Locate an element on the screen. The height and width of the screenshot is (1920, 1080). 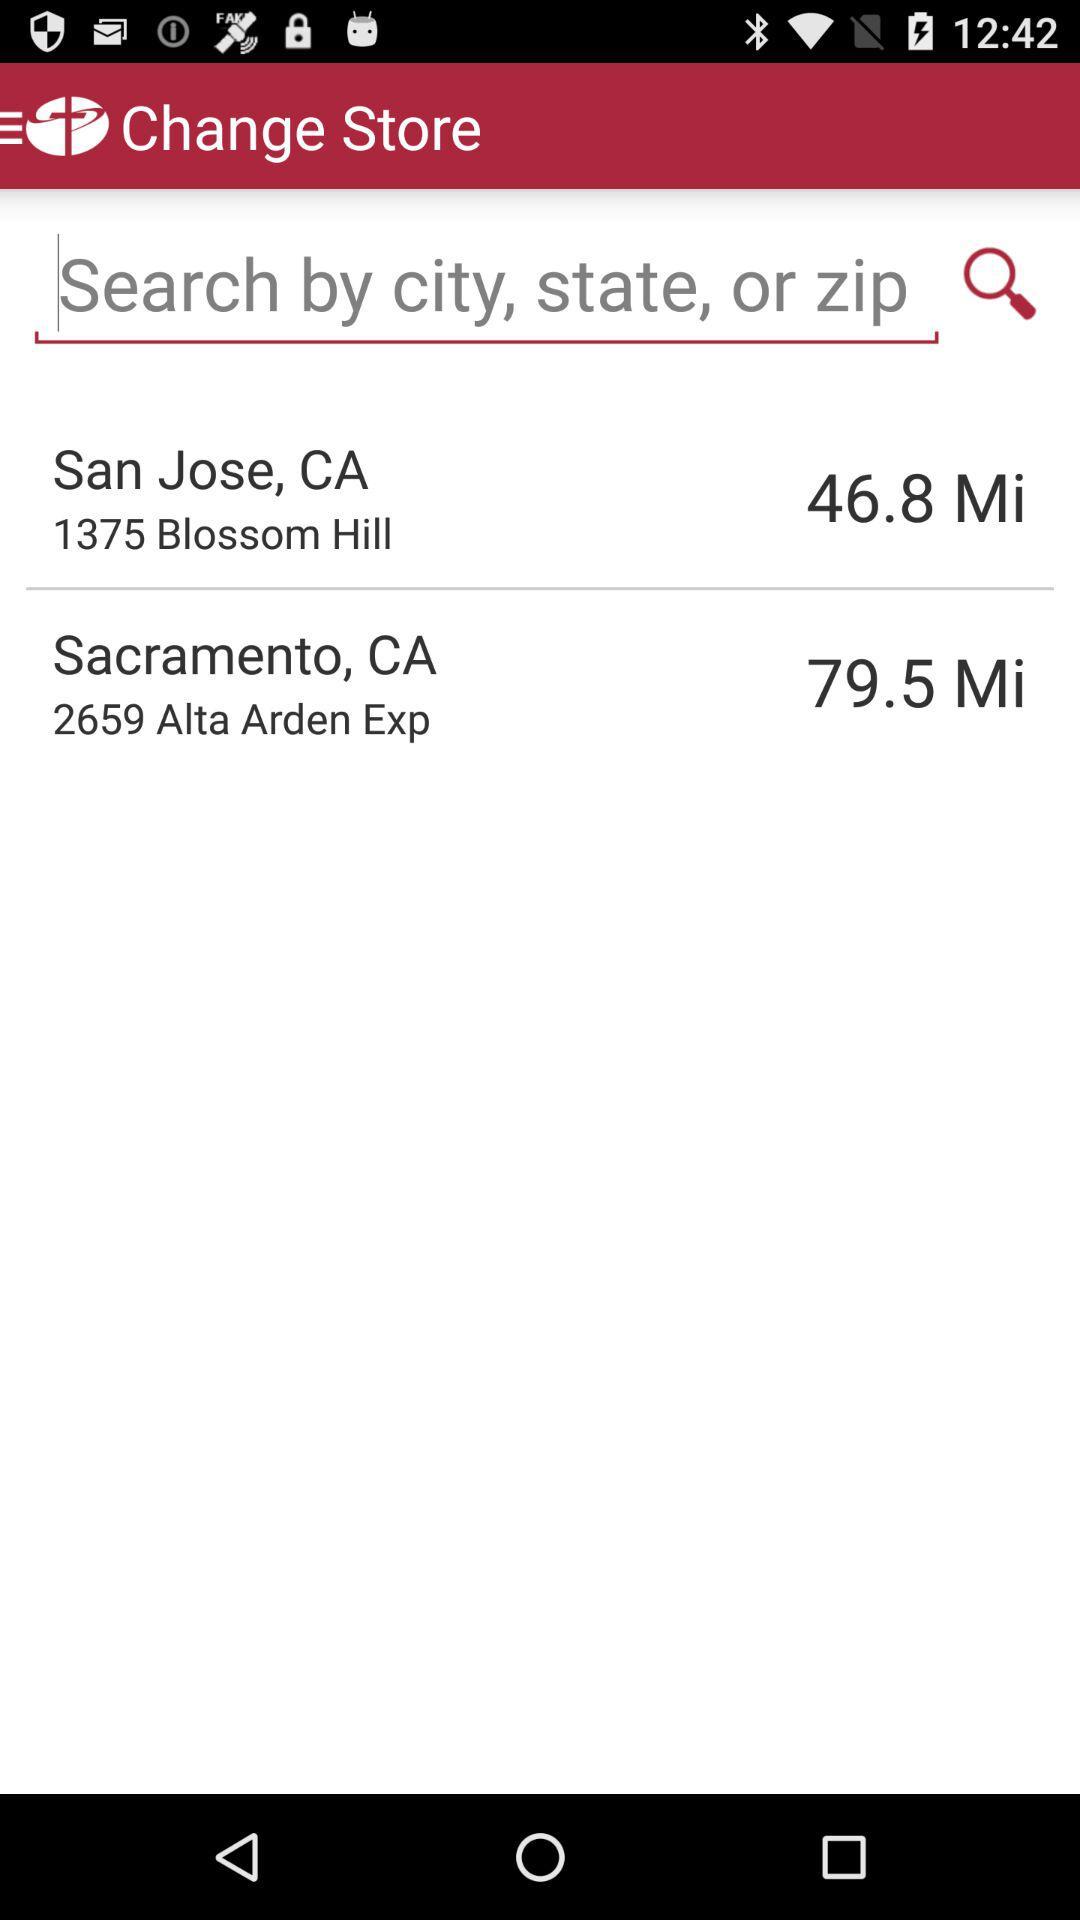
input city name state name or zip code is located at coordinates (486, 282).